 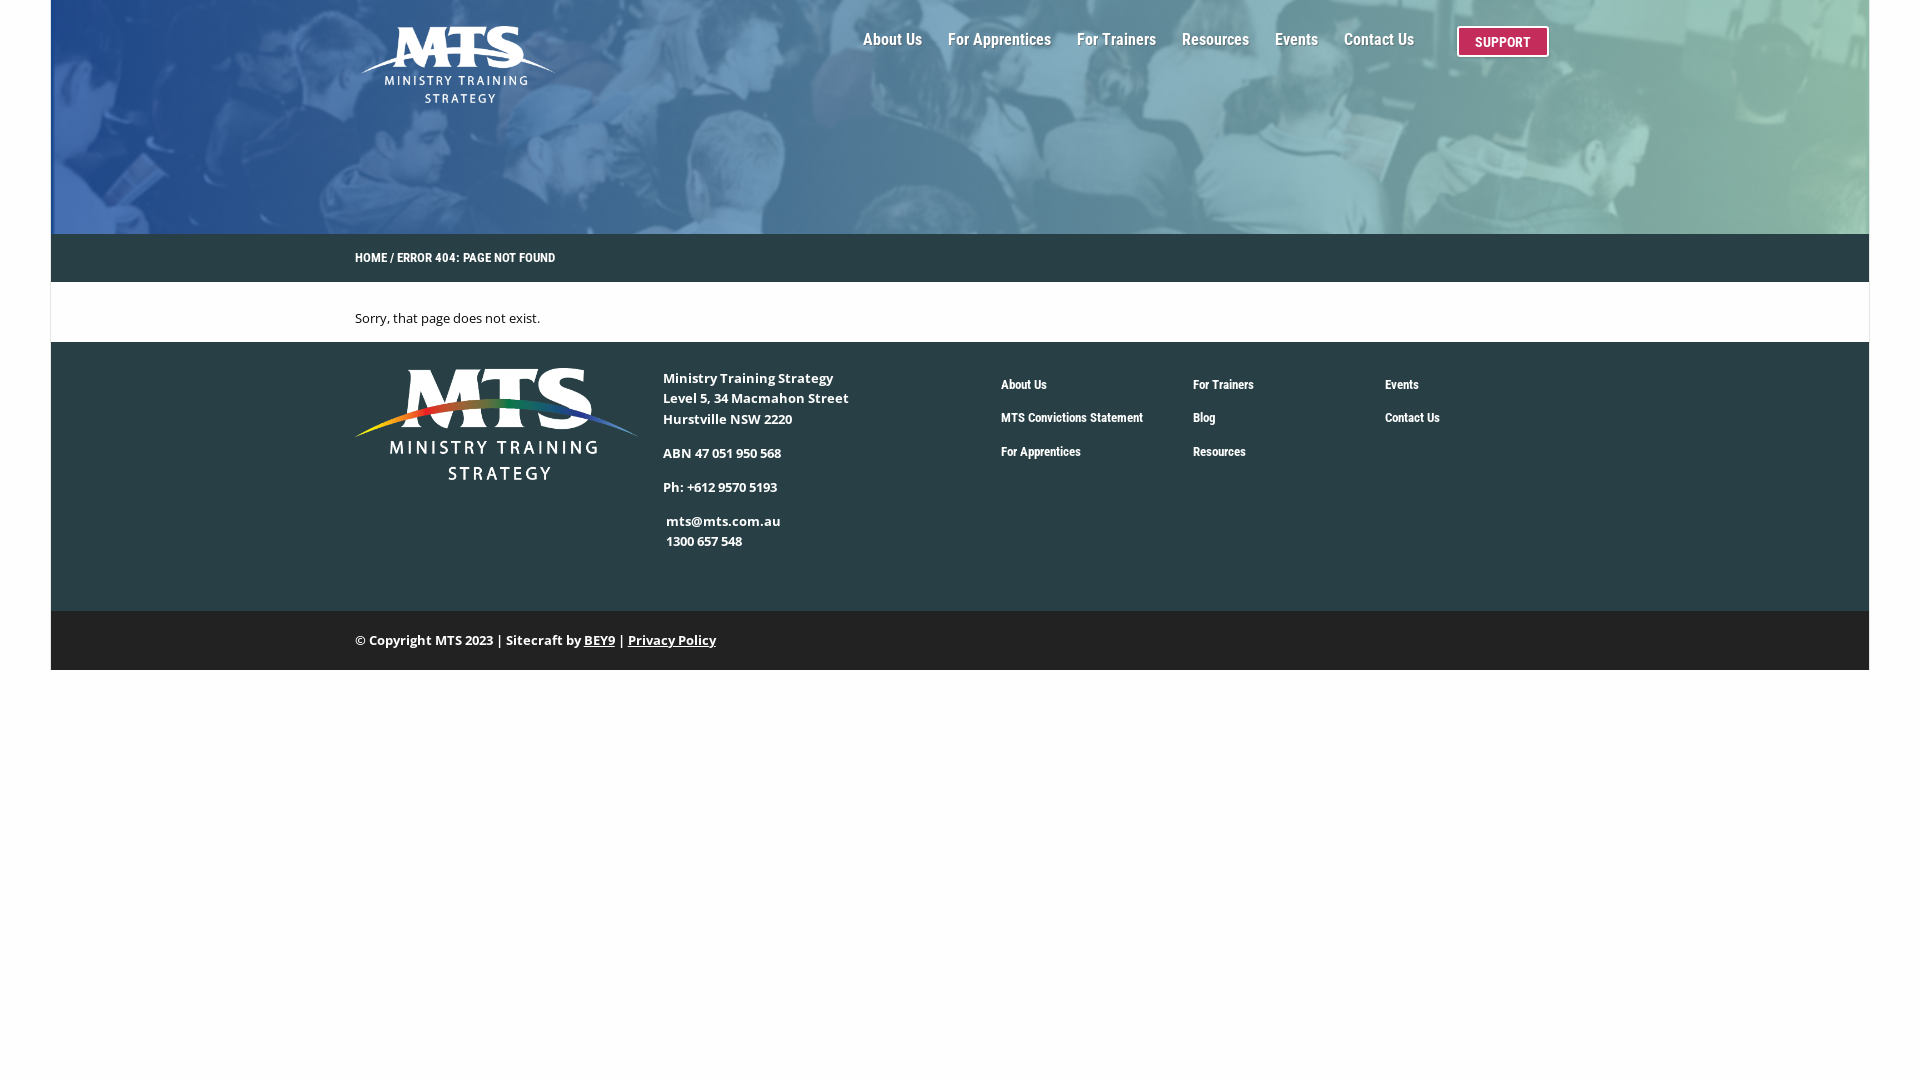 I want to click on 'For Apprentices', so click(x=999, y=46).